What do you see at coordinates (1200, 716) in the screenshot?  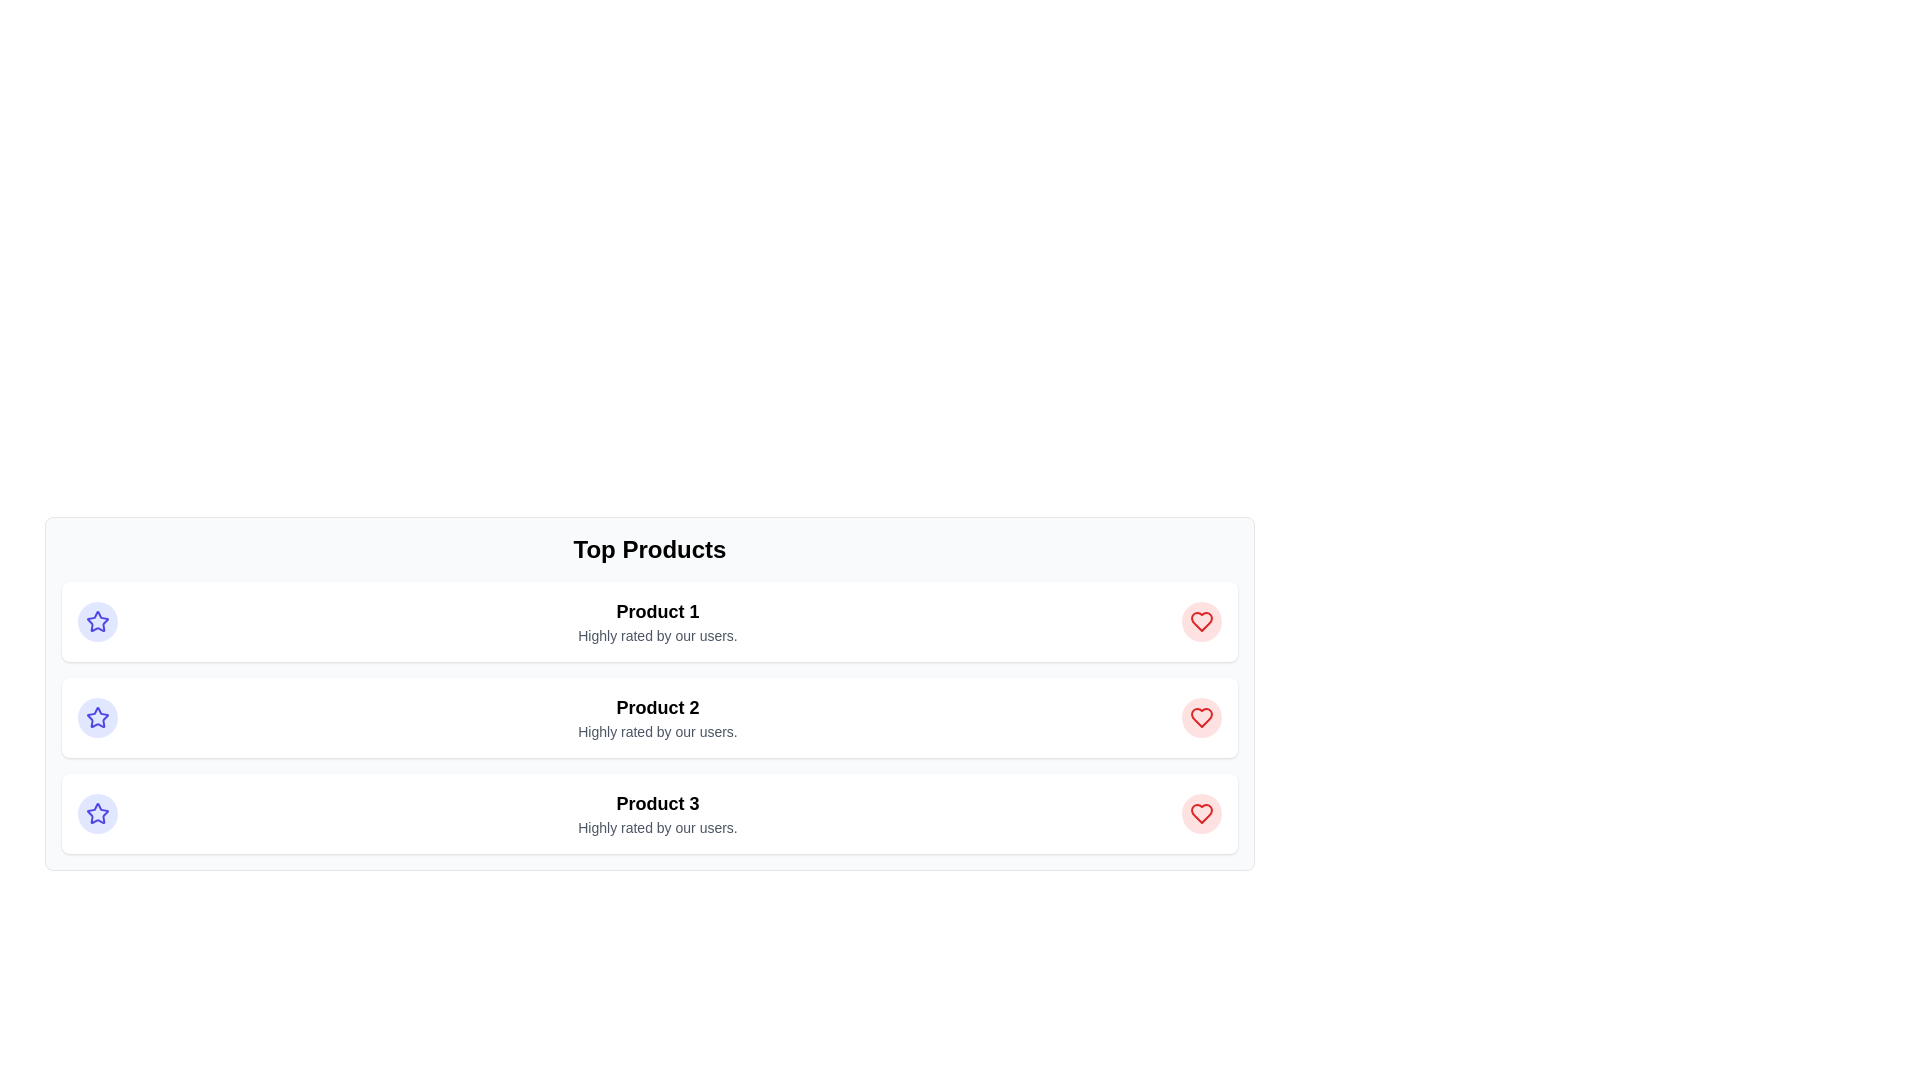 I see `the red heart-shaped icon outlined in red to favorite 'Product 2'` at bounding box center [1200, 716].